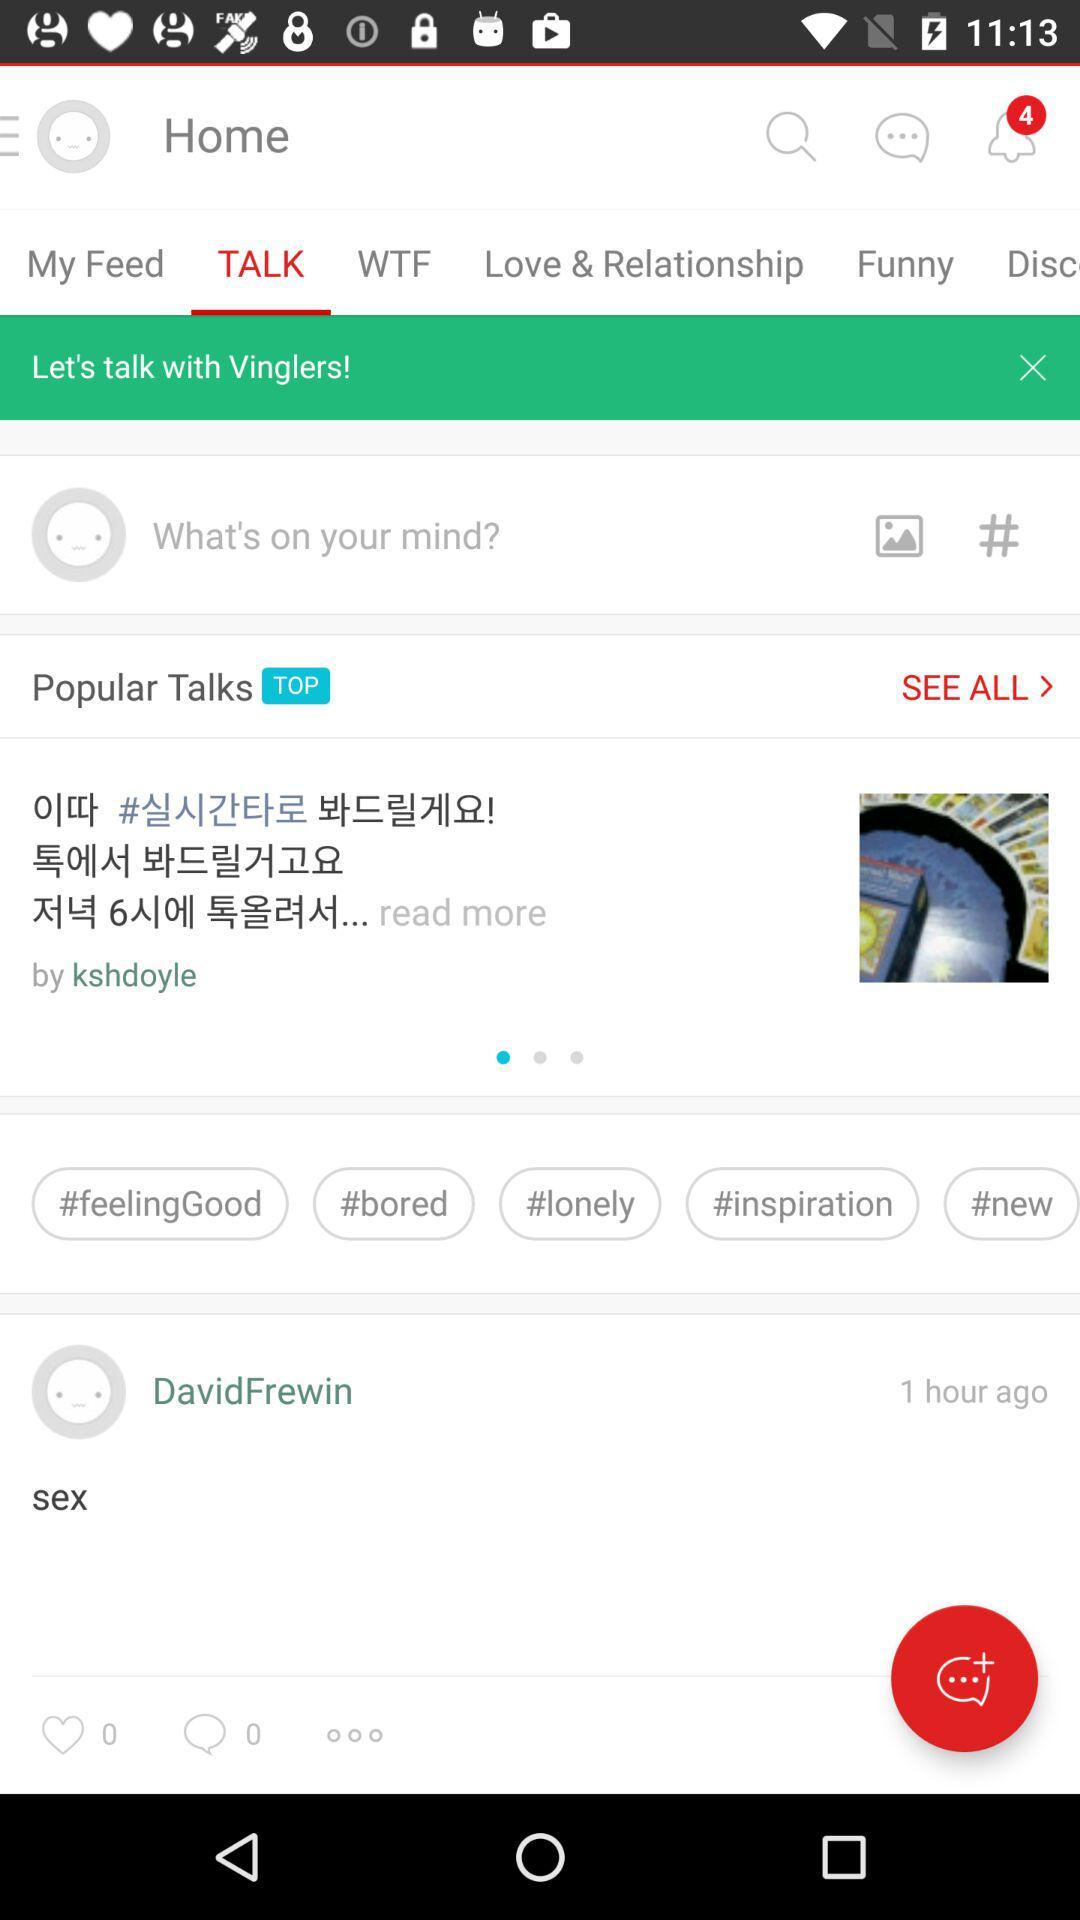 The image size is (1080, 1920). I want to click on the chat icon, so click(901, 135).